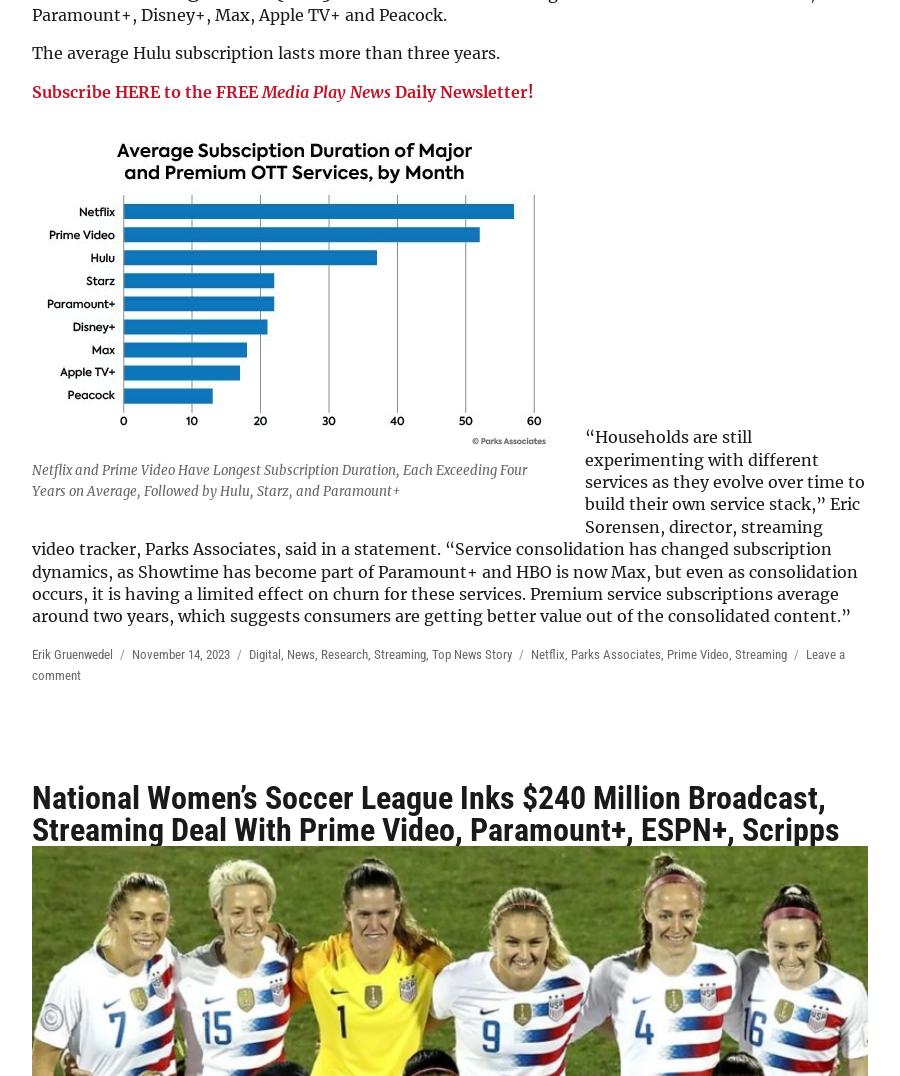 Image resolution: width=900 pixels, height=1076 pixels. I want to click on 'Prime Video', so click(666, 652).